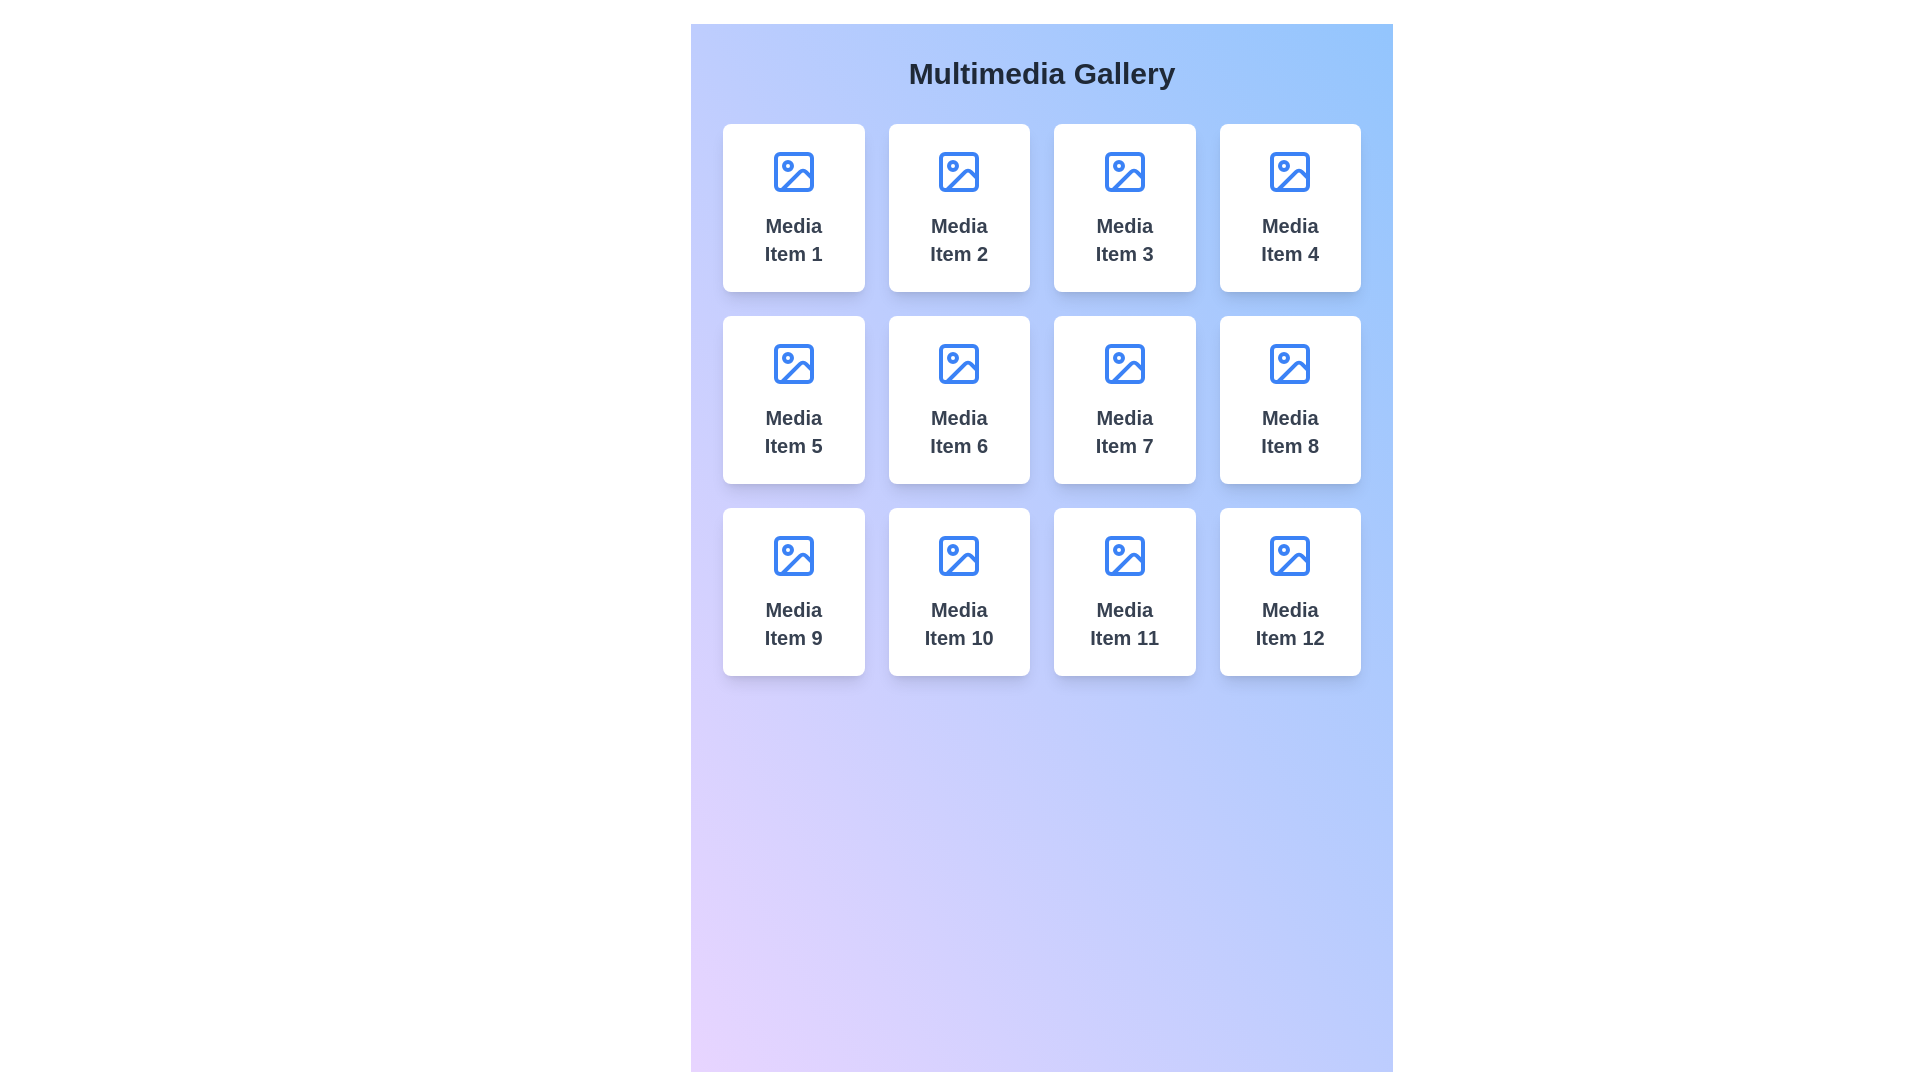 The width and height of the screenshot is (1920, 1080). Describe the element at coordinates (795, 372) in the screenshot. I see `the decorative graphic element represented by a diagonal line segment within the icon of the media card labeled 'Media Item 5' located in the second row, first column of the media gallery grid` at that location.